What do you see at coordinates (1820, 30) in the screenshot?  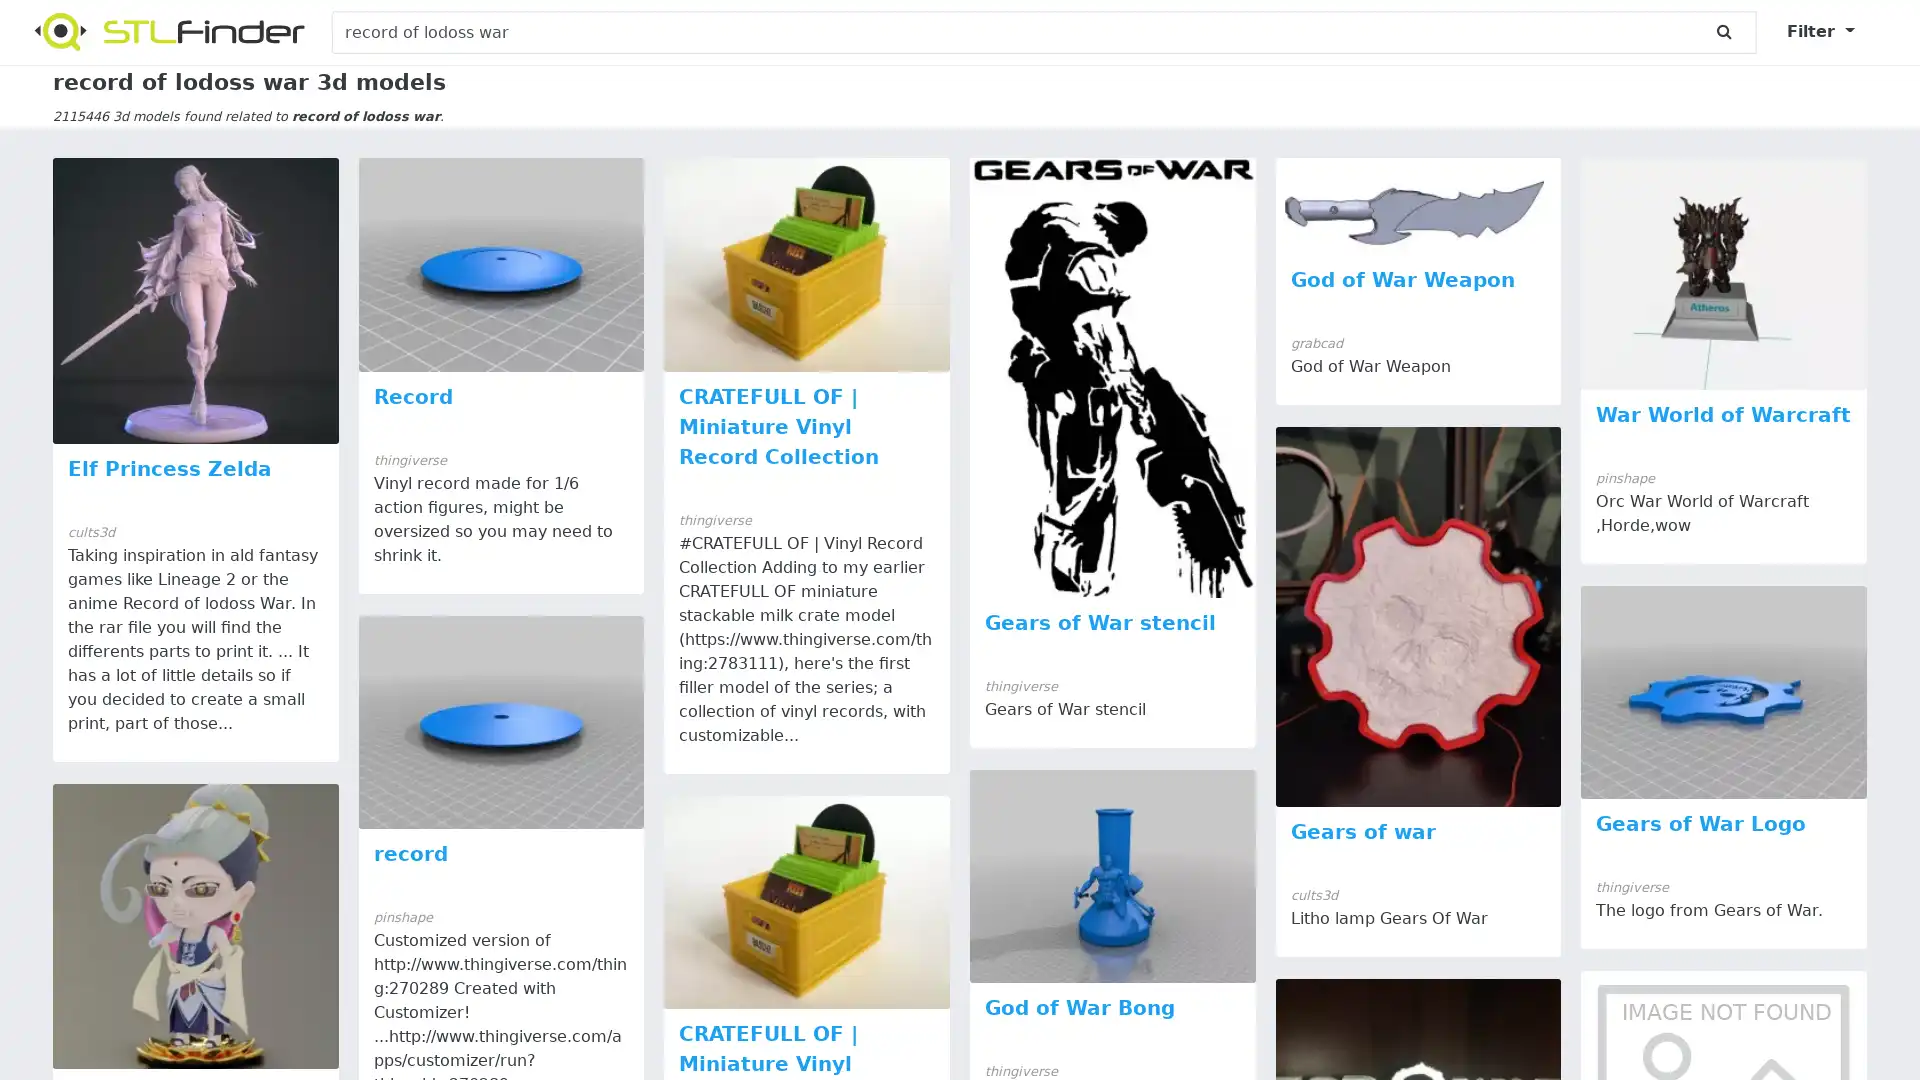 I see `Filter` at bounding box center [1820, 30].